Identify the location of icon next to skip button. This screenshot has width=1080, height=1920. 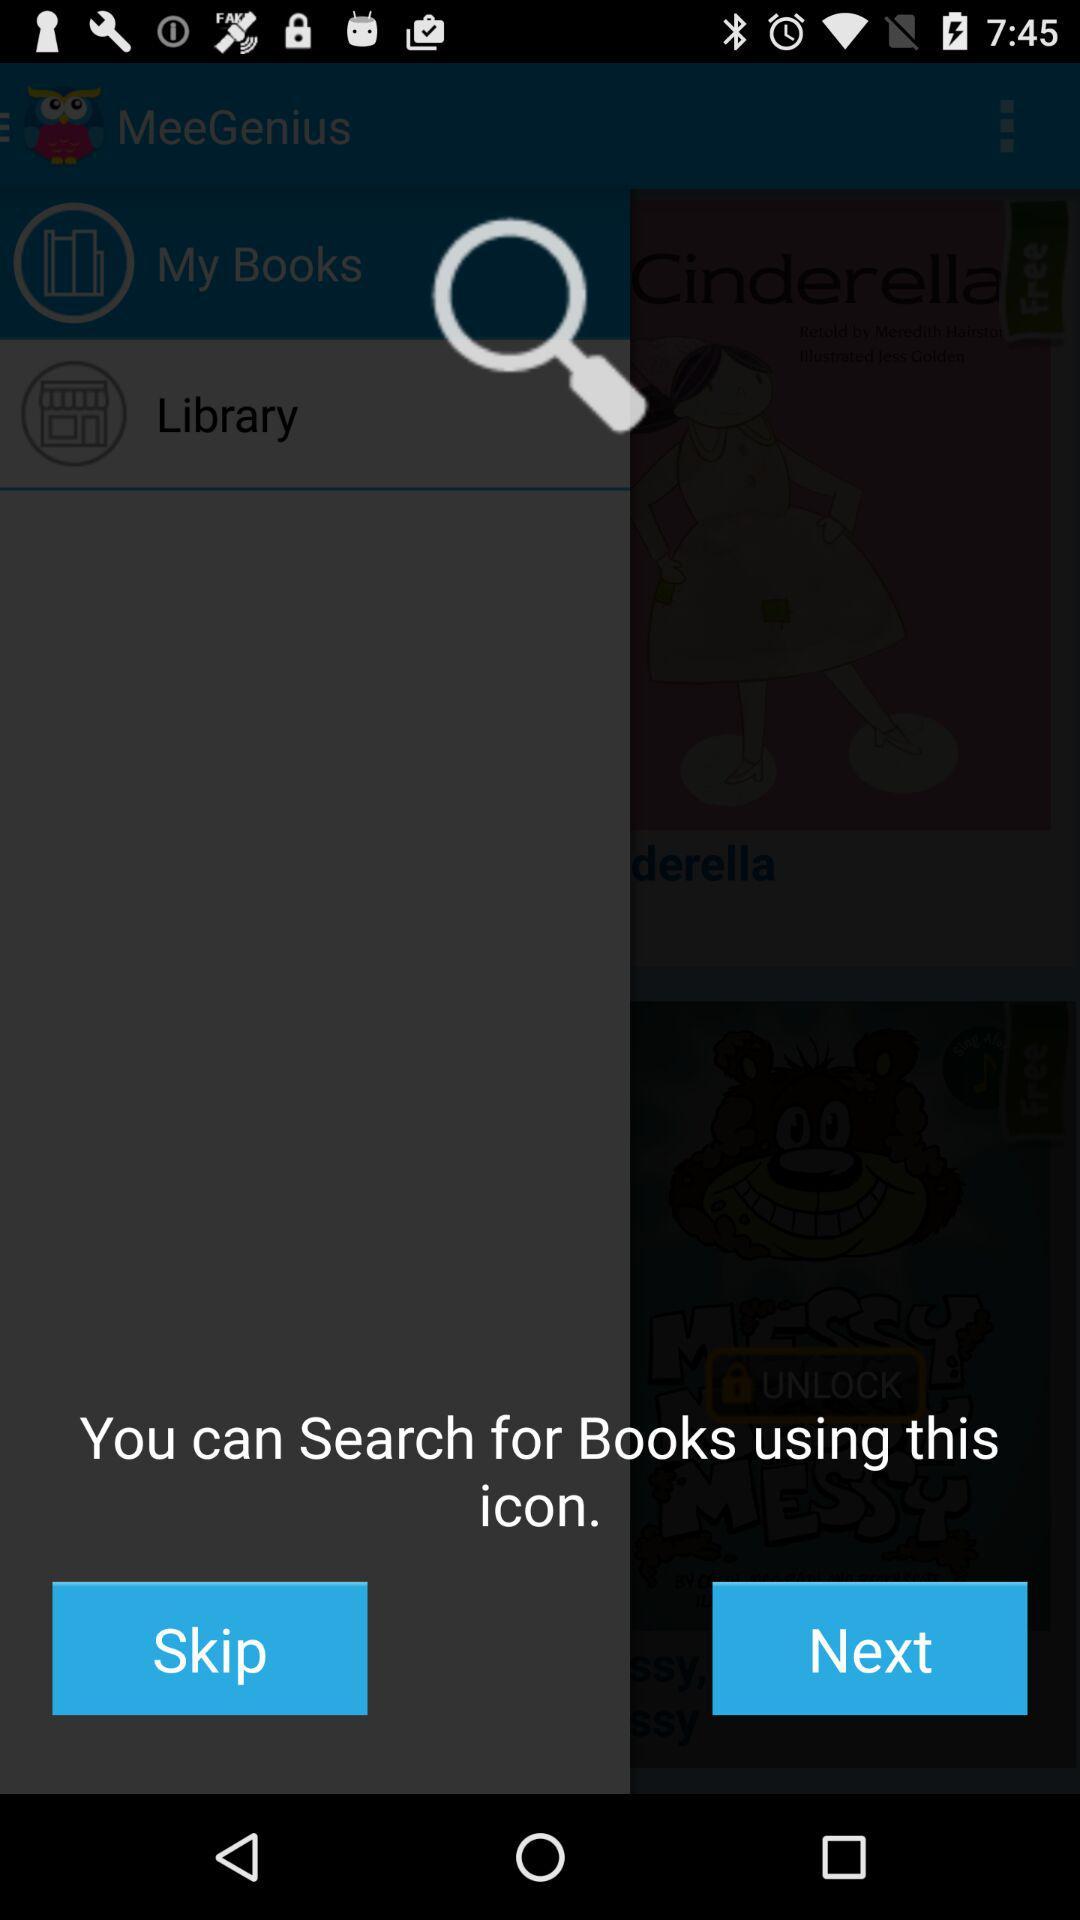
(869, 1648).